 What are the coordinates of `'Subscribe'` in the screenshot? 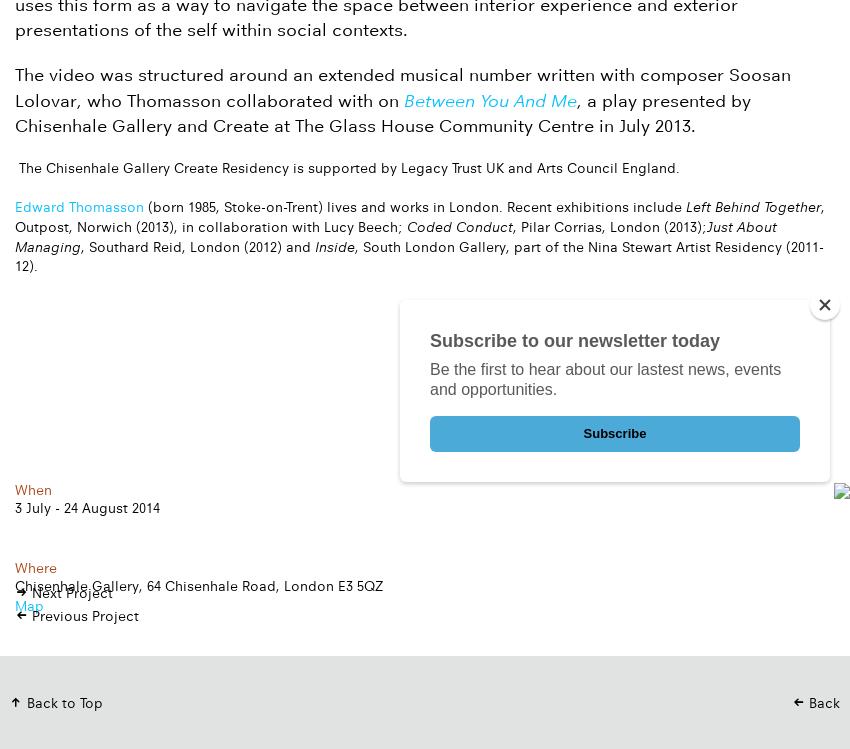 It's located at (613, 433).